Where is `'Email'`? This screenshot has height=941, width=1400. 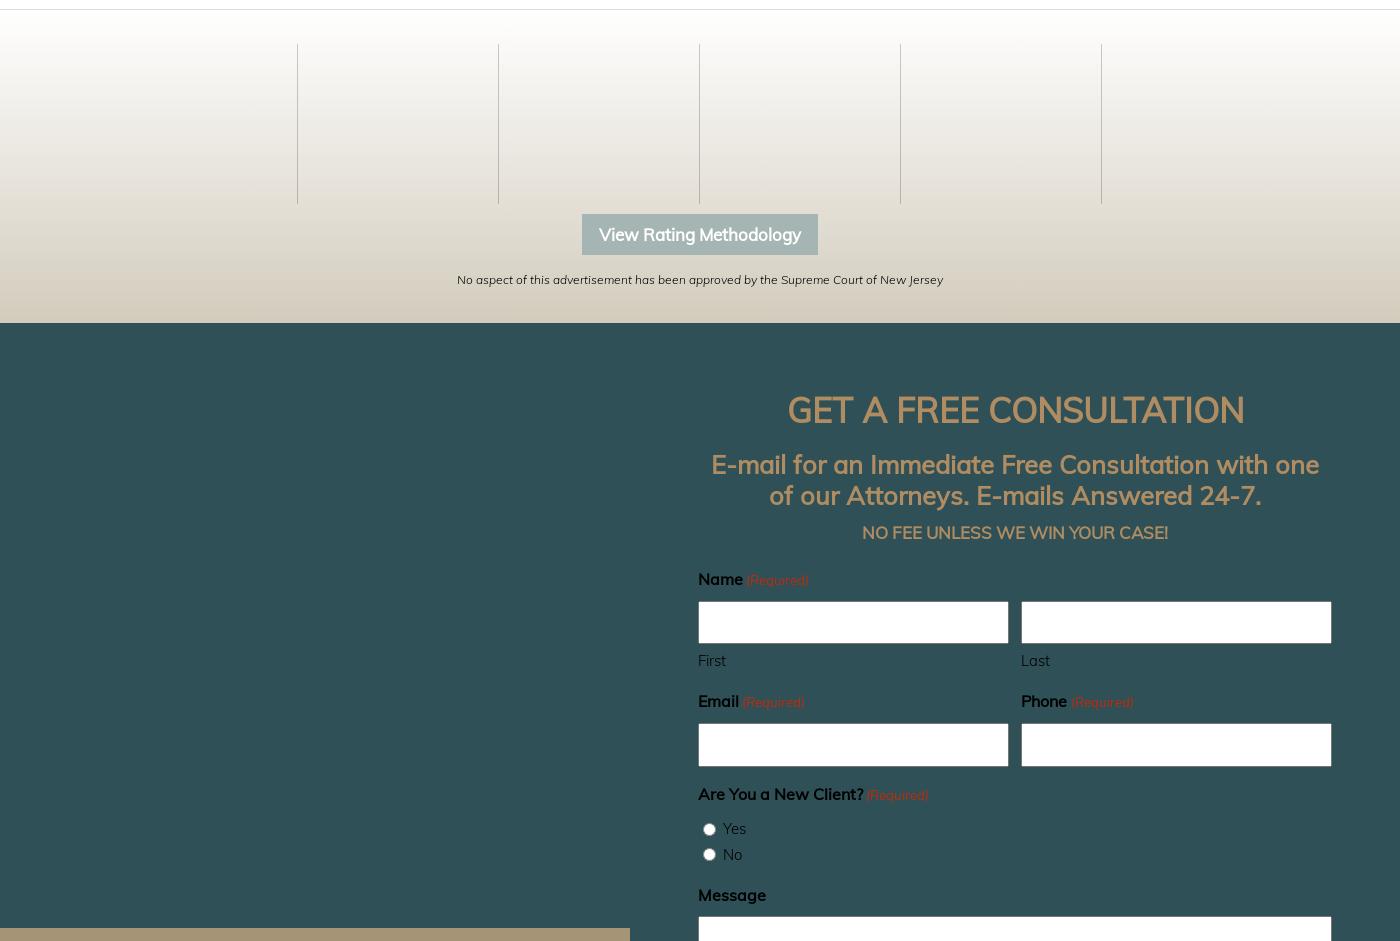
'Email' is located at coordinates (718, 701).